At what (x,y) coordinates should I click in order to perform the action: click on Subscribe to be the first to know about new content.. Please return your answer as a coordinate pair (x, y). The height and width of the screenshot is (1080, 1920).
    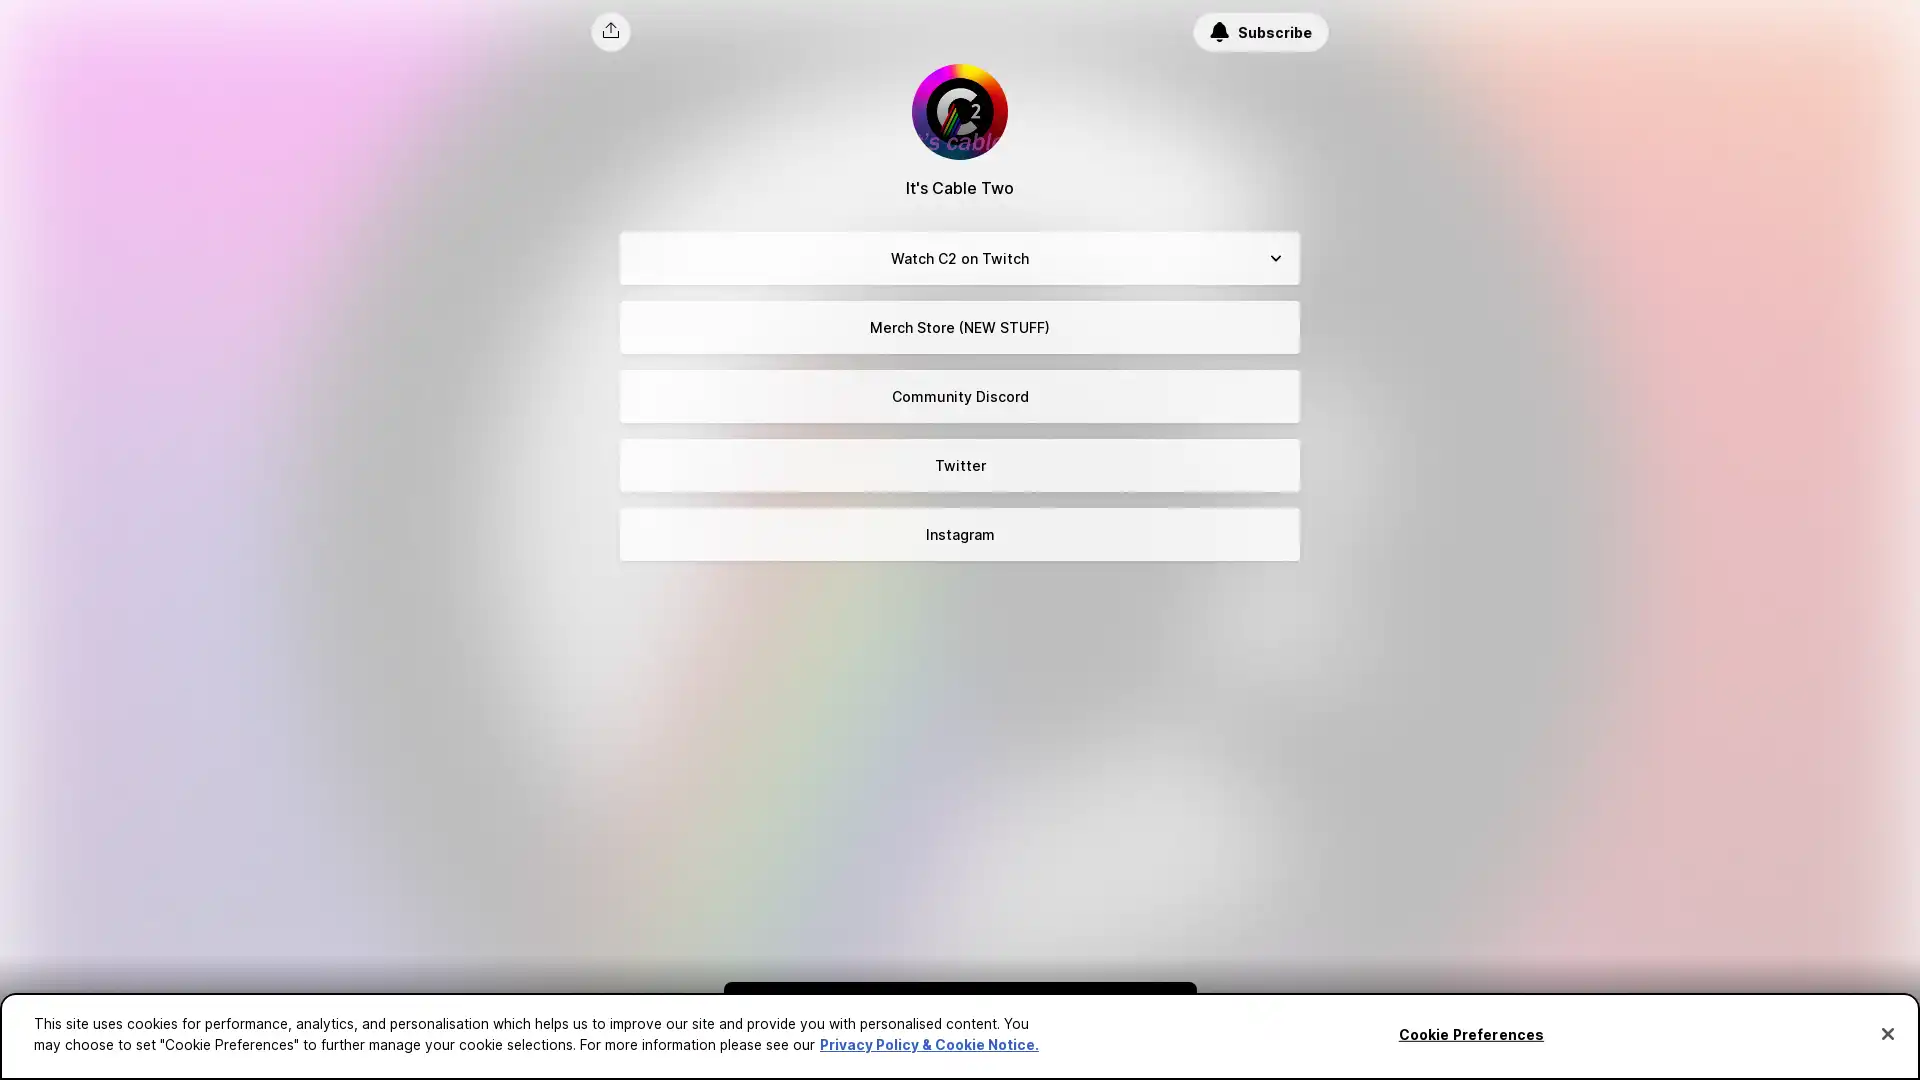
    Looking at the image, I should click on (945, 1018).